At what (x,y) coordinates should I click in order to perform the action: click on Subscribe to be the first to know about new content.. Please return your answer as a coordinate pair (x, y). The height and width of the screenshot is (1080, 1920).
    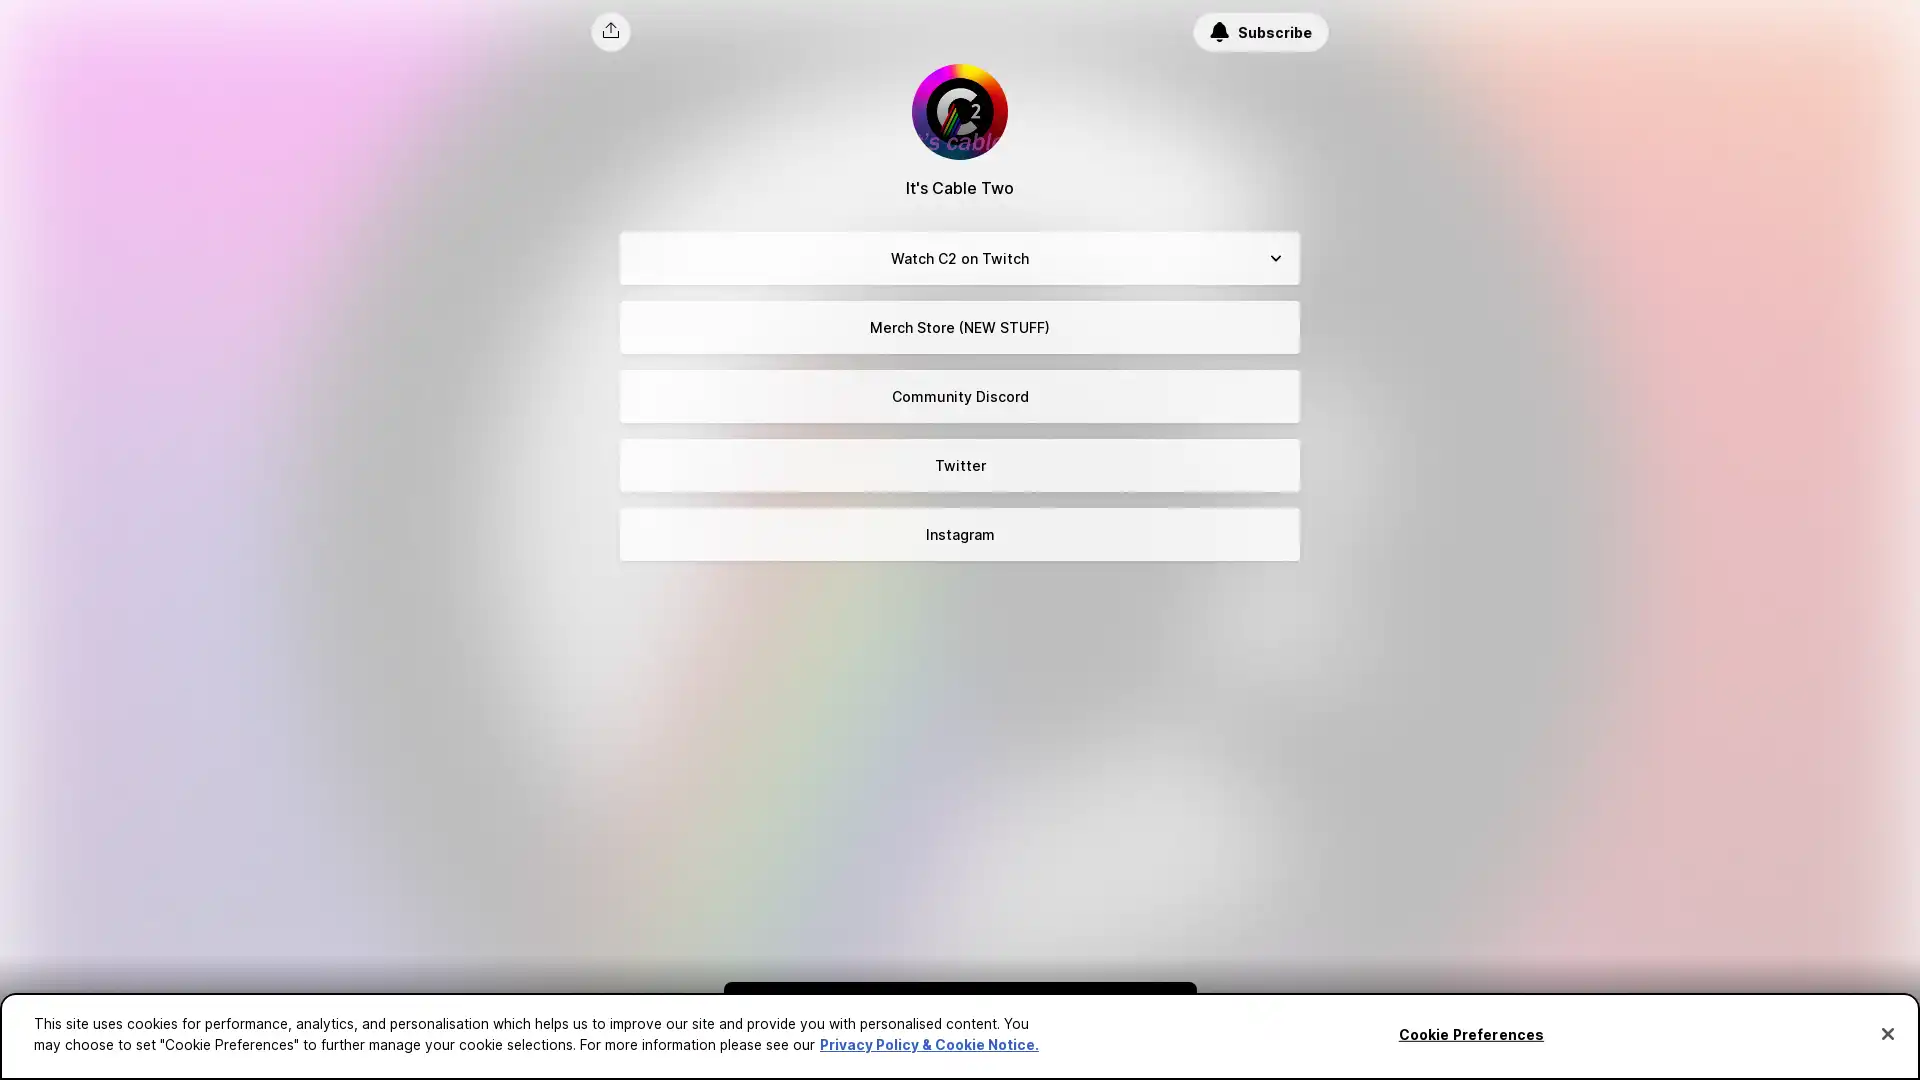
    Looking at the image, I should click on (945, 1018).